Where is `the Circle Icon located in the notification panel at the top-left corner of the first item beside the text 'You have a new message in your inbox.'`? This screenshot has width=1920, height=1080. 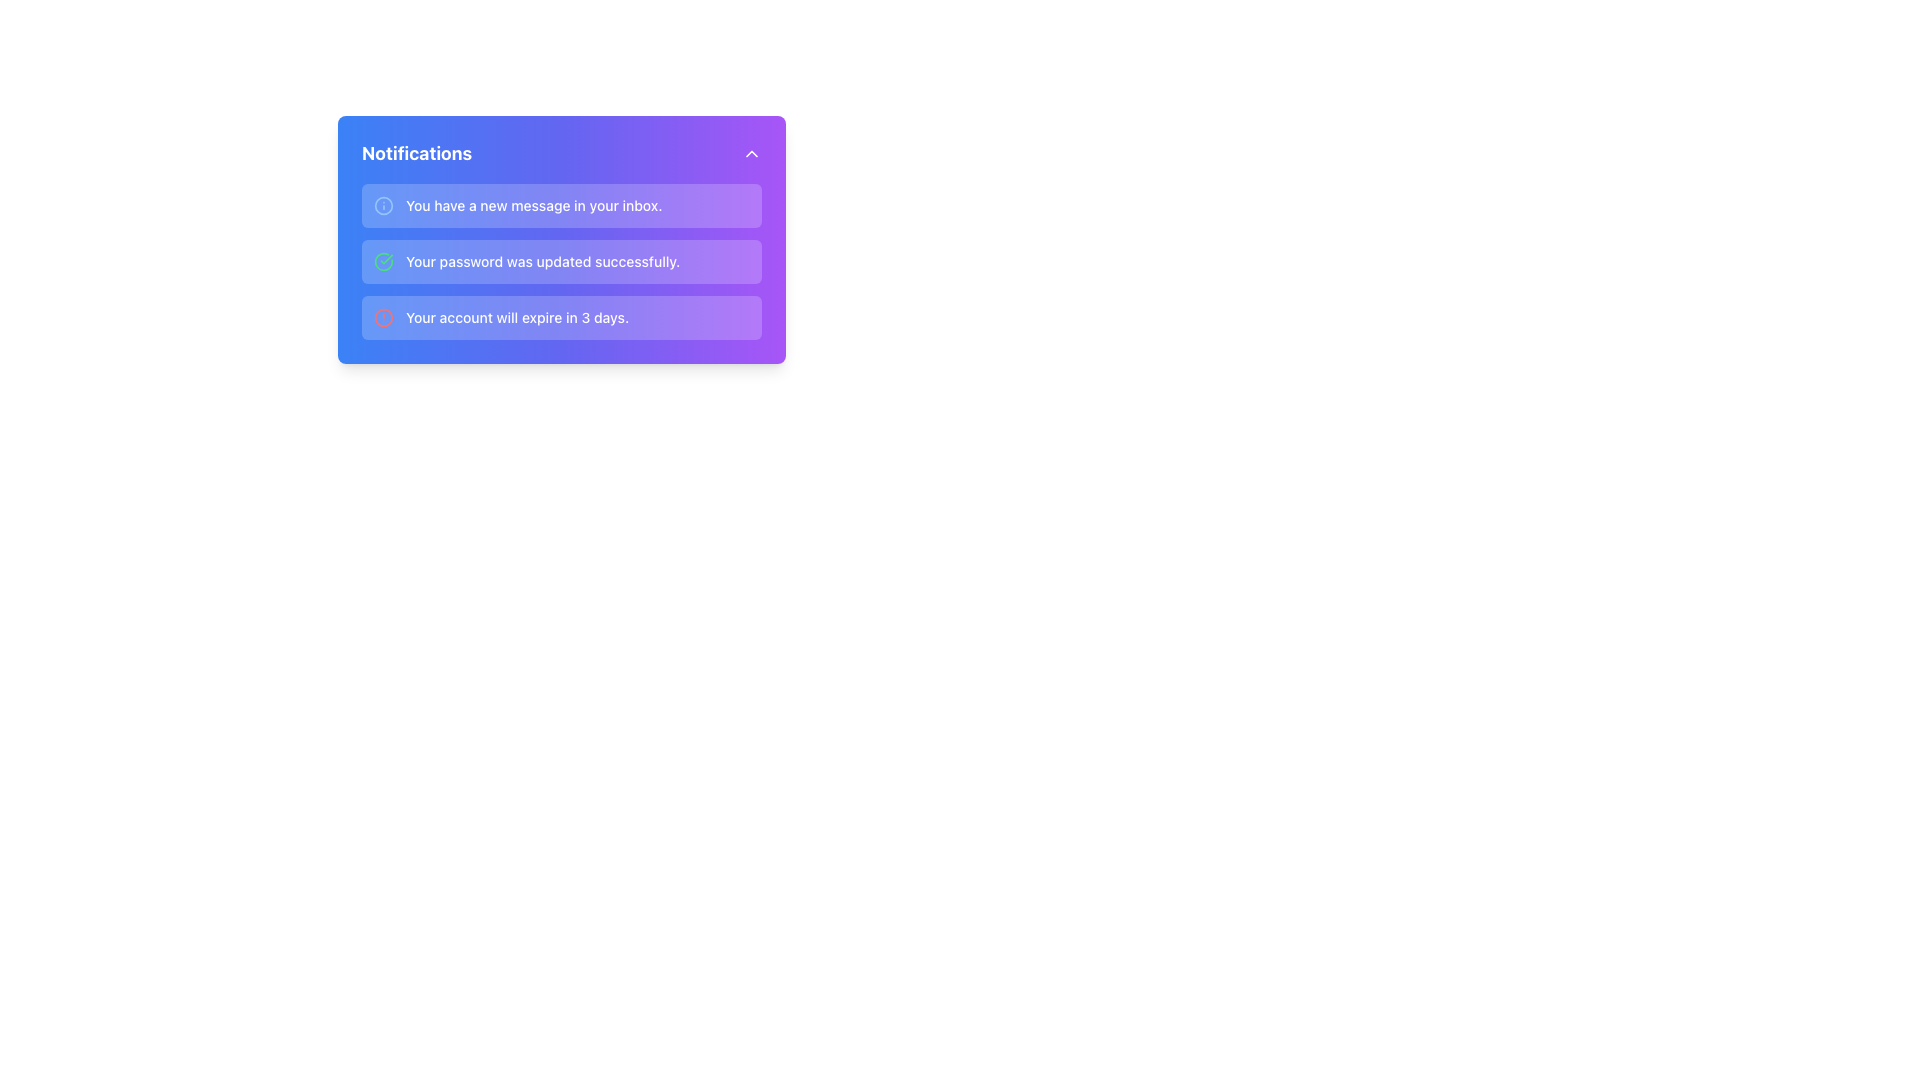 the Circle Icon located in the notification panel at the top-left corner of the first item beside the text 'You have a new message in your inbox.' is located at coordinates (384, 205).